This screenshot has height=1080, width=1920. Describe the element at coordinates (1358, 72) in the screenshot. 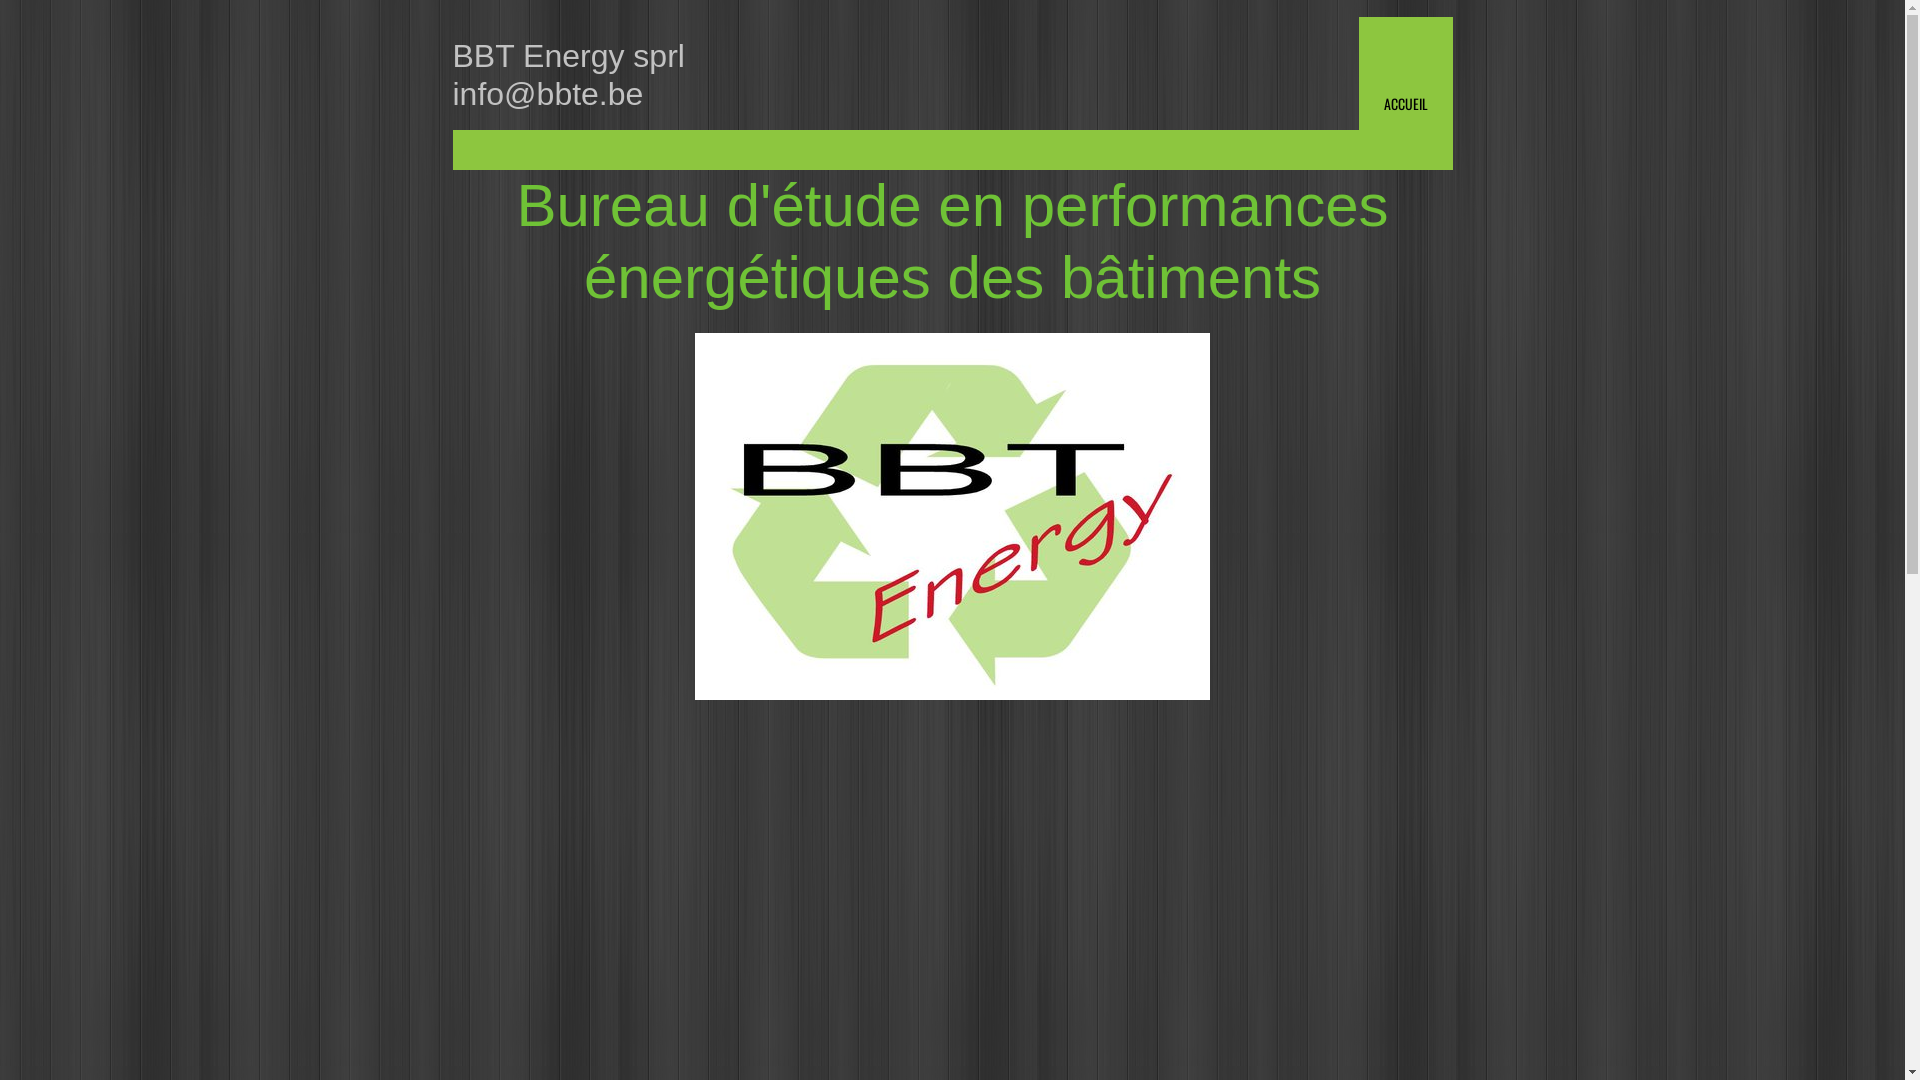

I see `'ACCUEIL'` at that location.